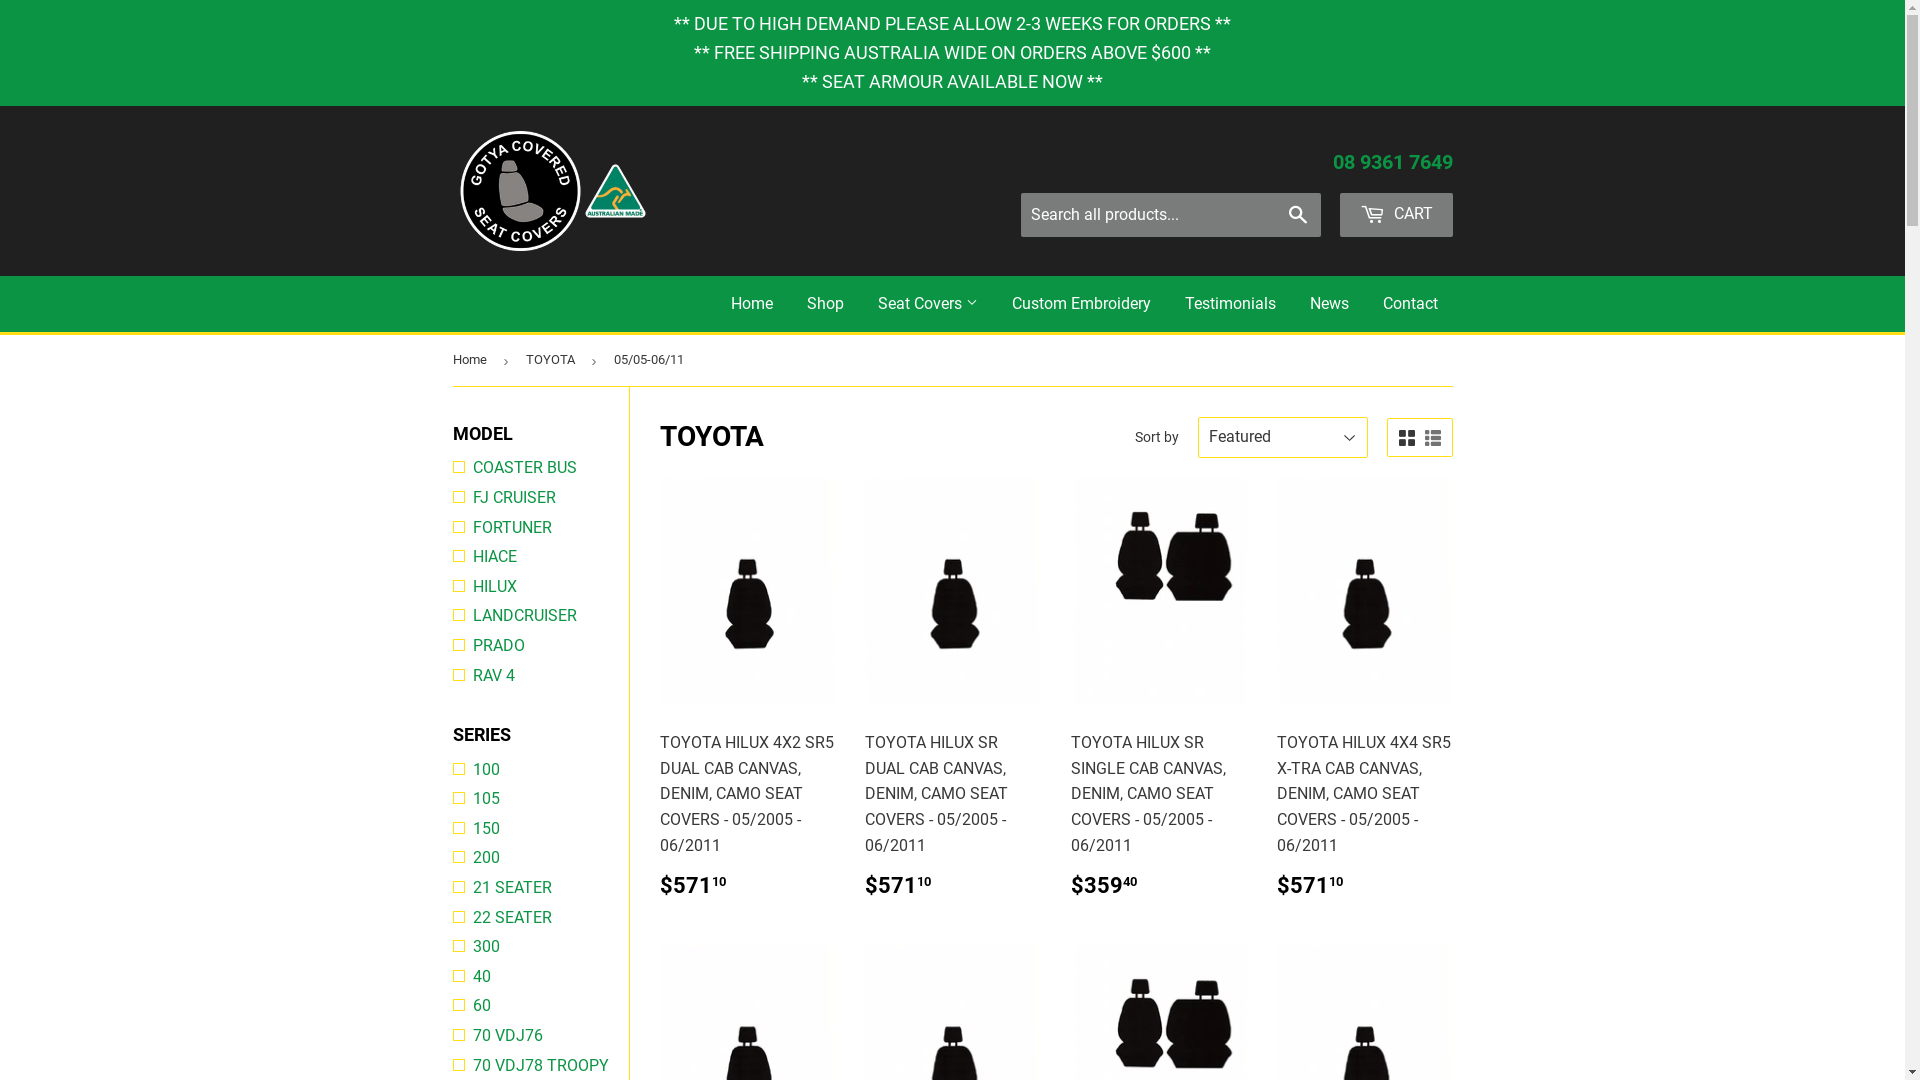 The width and height of the screenshot is (1920, 1080). I want to click on 'Search', so click(1298, 216).